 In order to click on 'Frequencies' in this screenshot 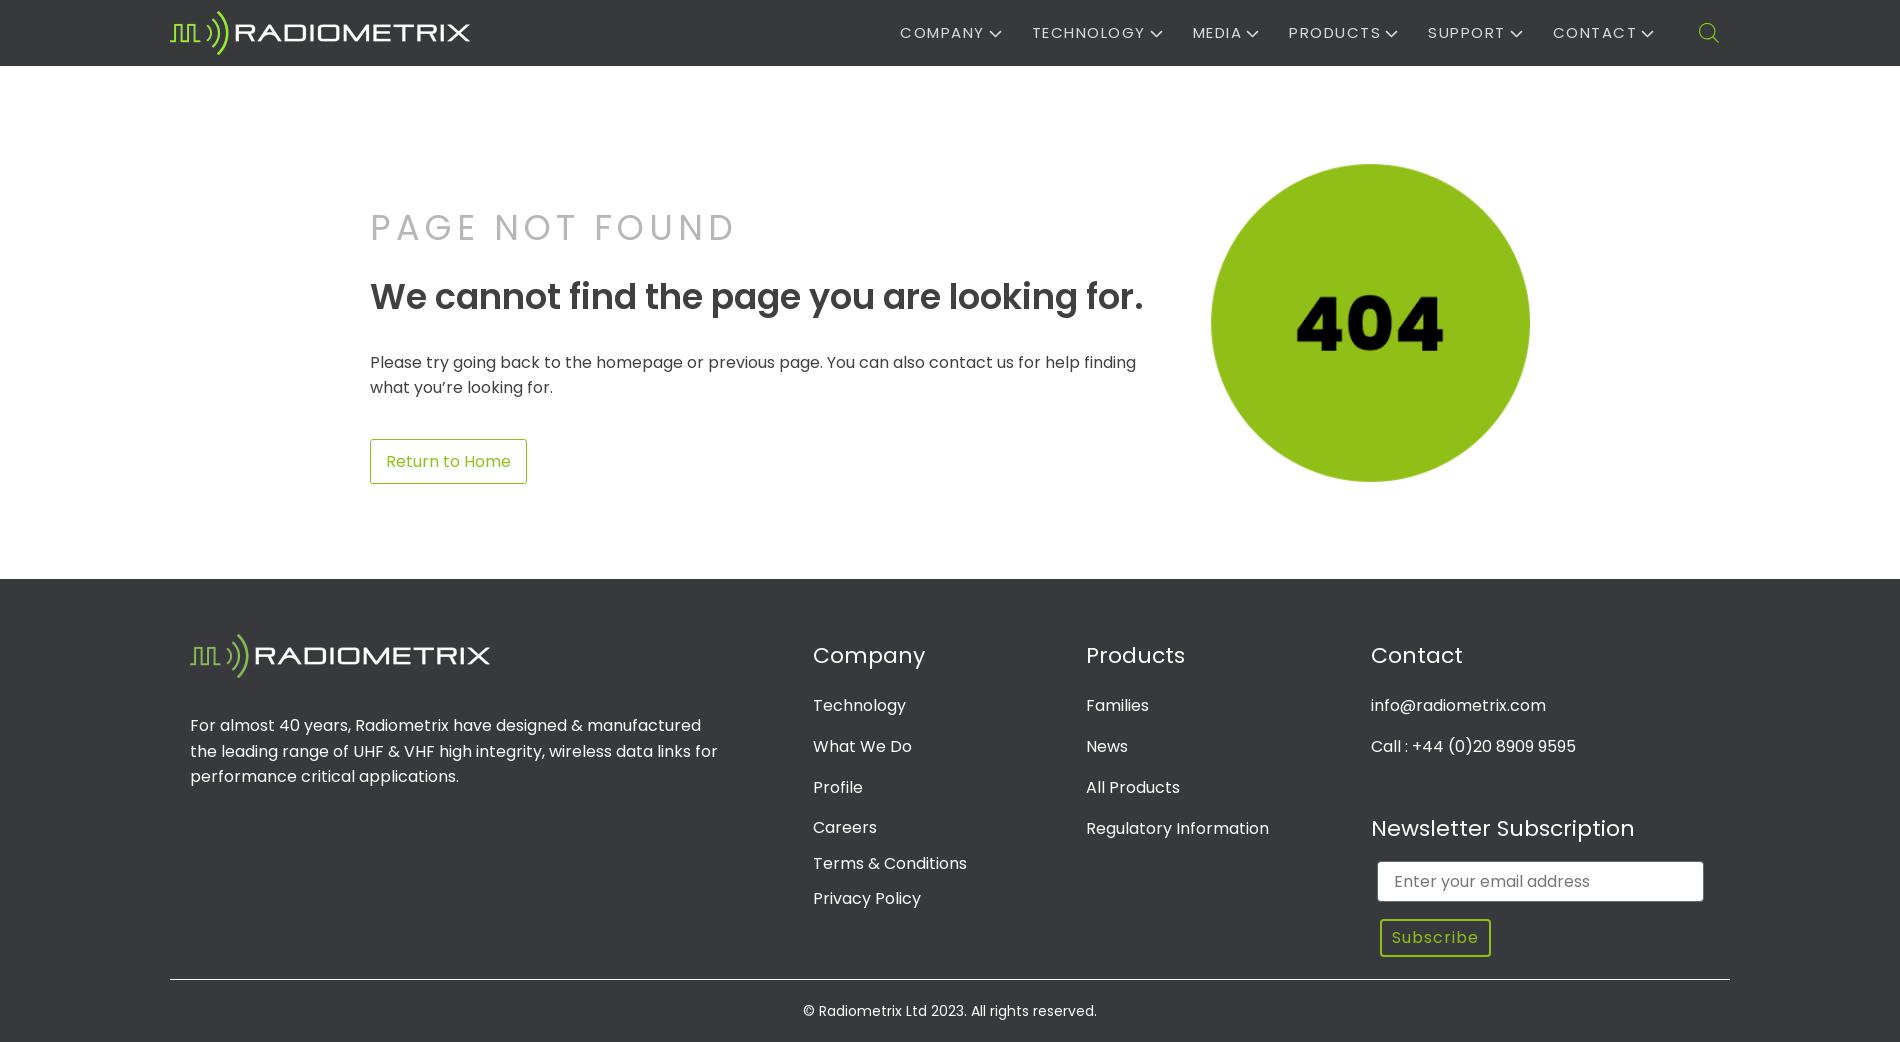, I will do `click(1482, 125)`.